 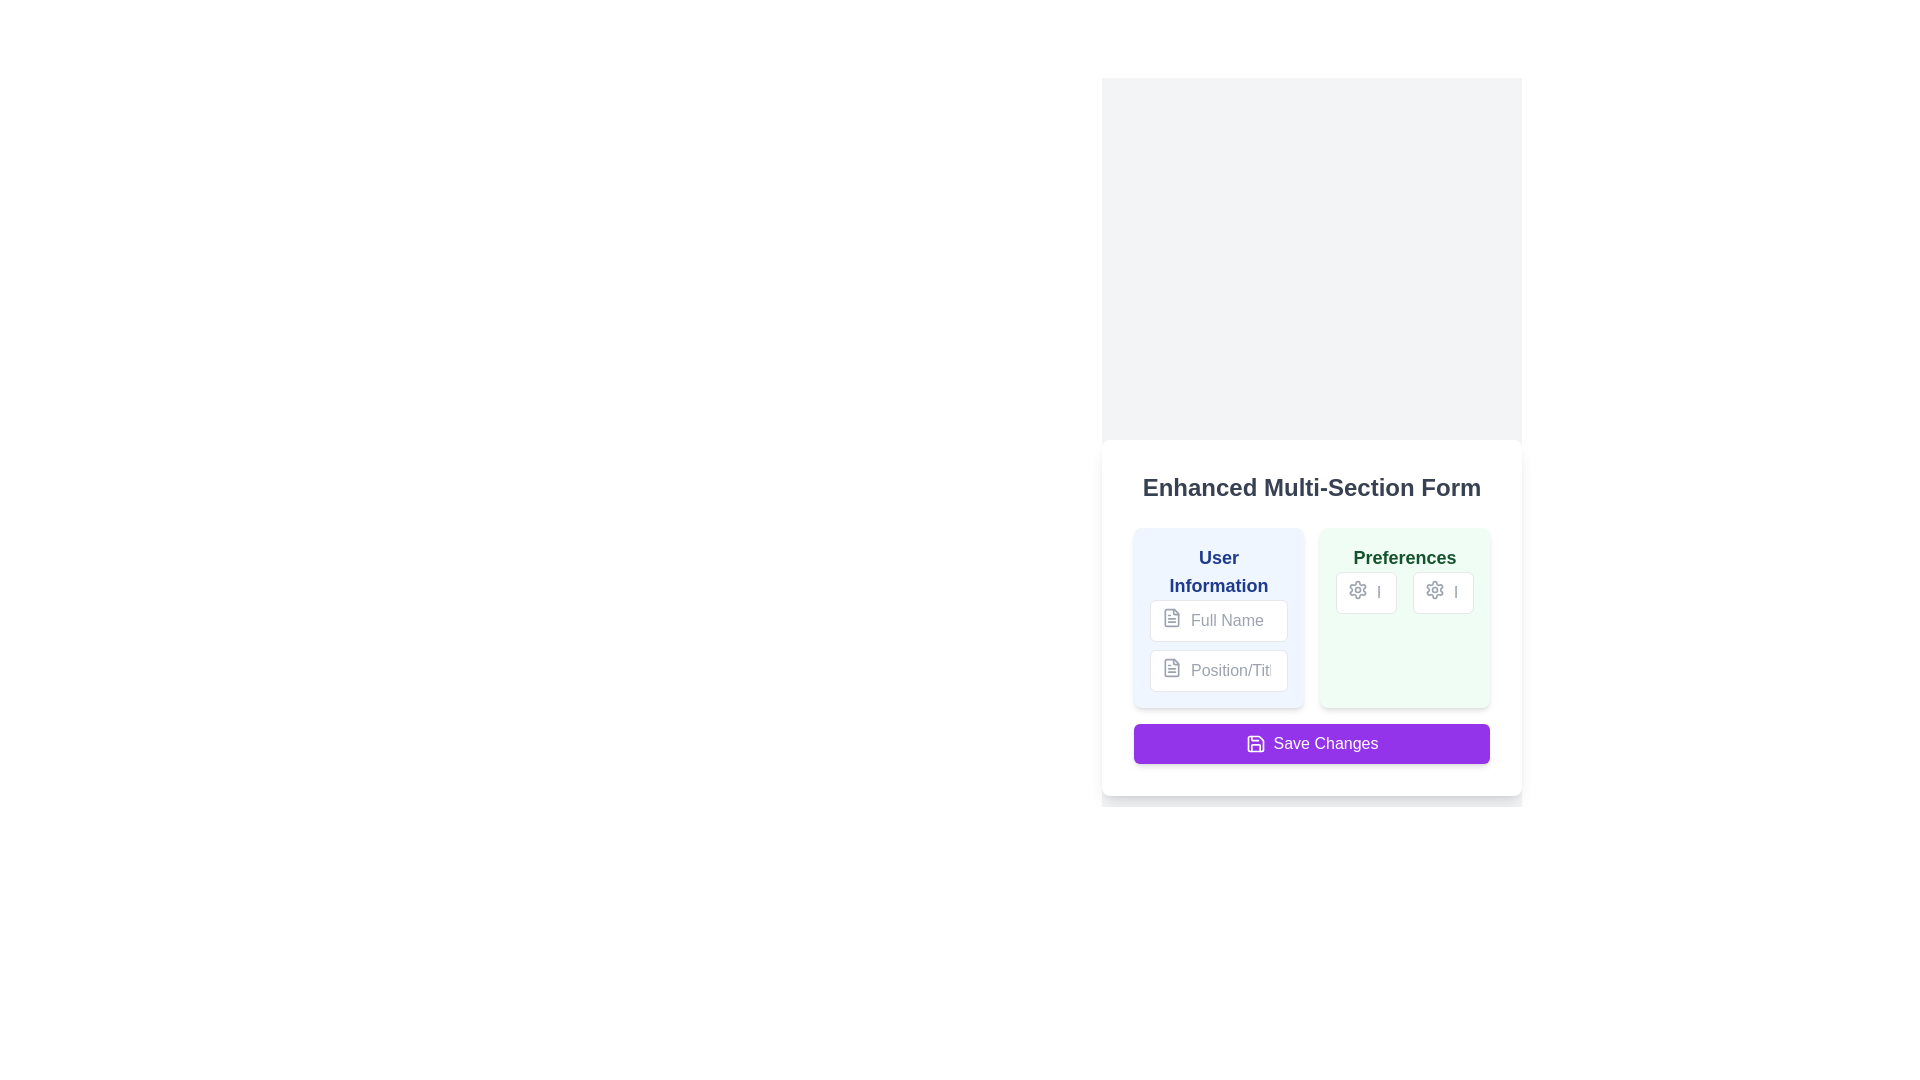 What do you see at coordinates (1171, 616) in the screenshot?
I see `the document icon located in the 'User Information' section, to the left of the 'Full Name' text field, which has a gray minimalist design with a folded corner and text lines` at bounding box center [1171, 616].